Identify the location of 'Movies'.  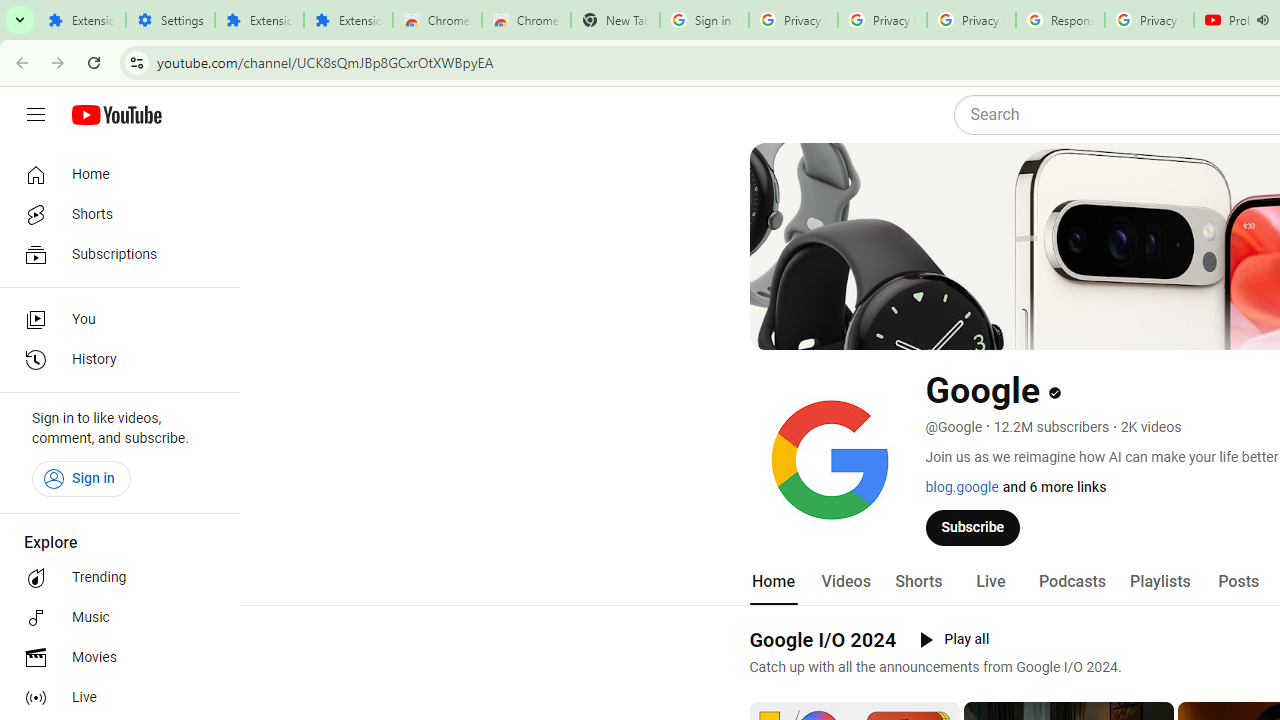
(112, 658).